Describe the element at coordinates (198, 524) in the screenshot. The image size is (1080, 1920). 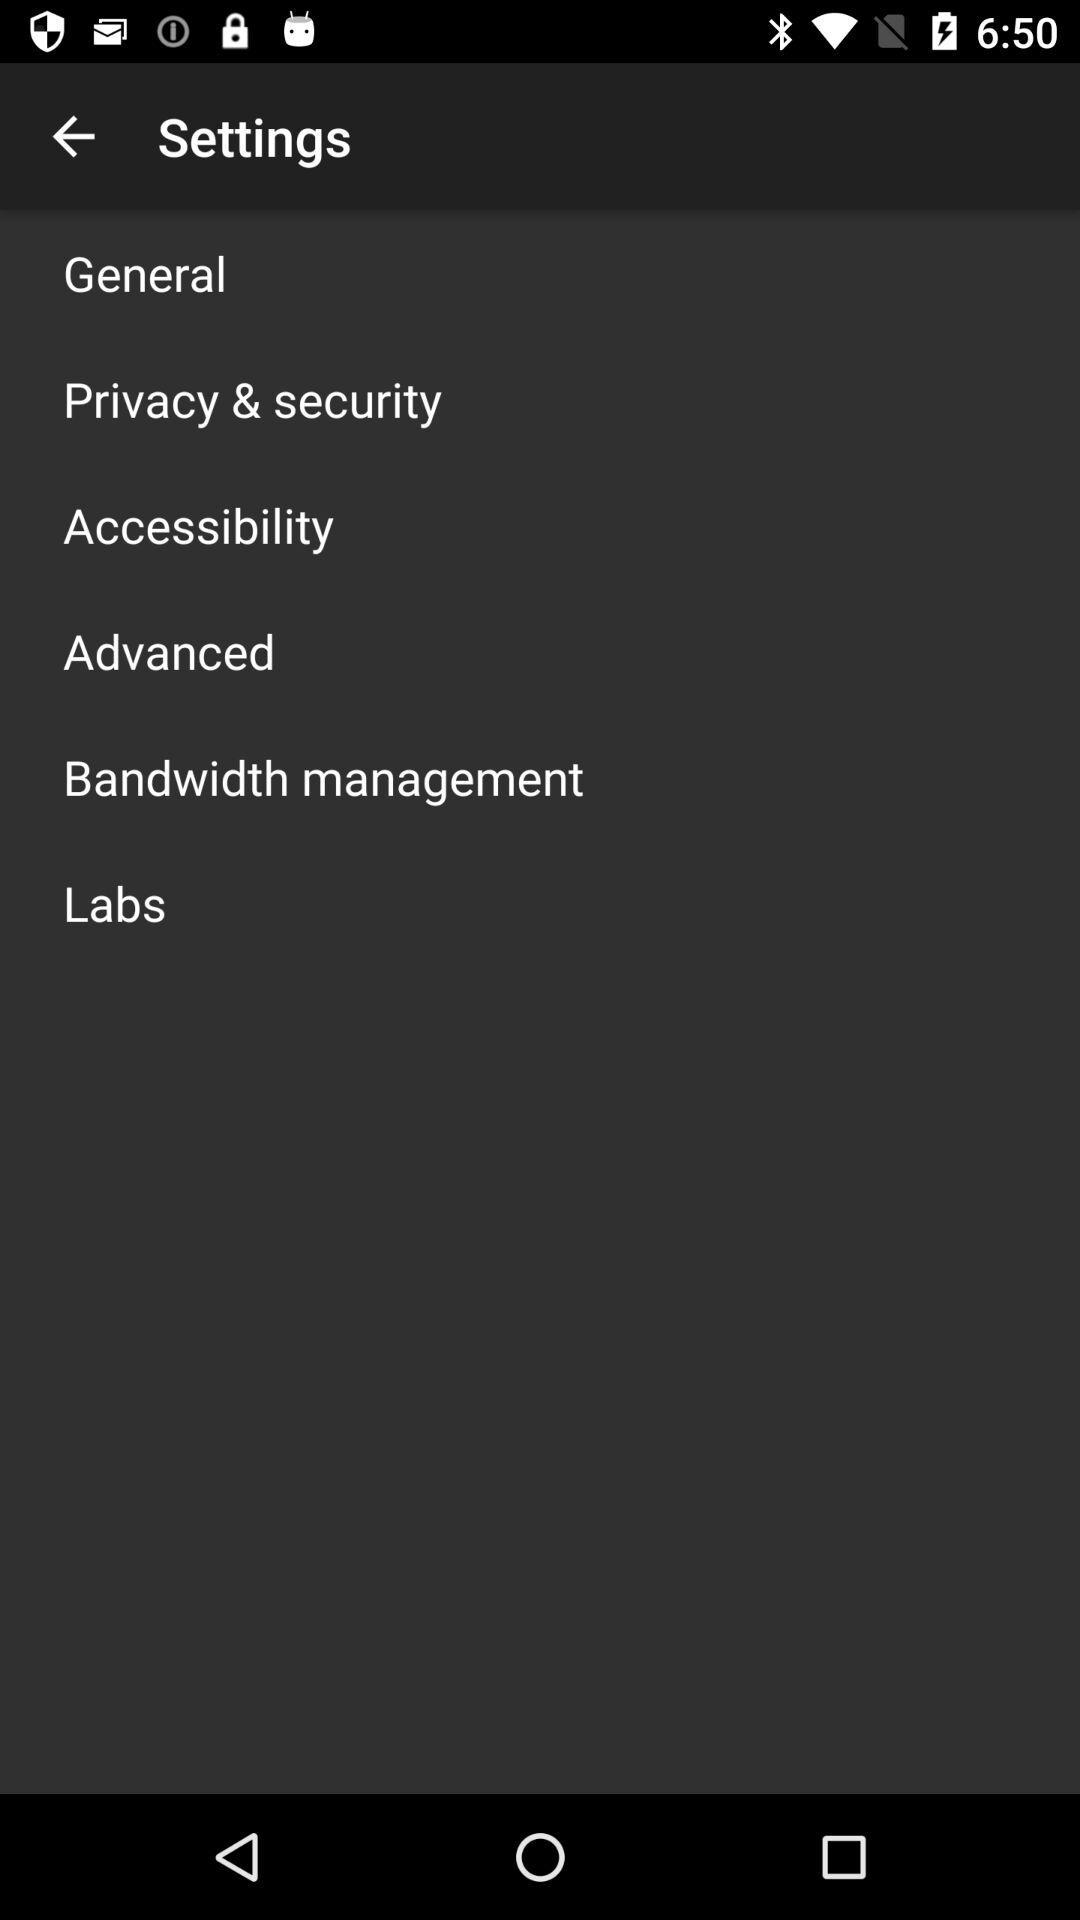
I see `item below the privacy & security app` at that location.